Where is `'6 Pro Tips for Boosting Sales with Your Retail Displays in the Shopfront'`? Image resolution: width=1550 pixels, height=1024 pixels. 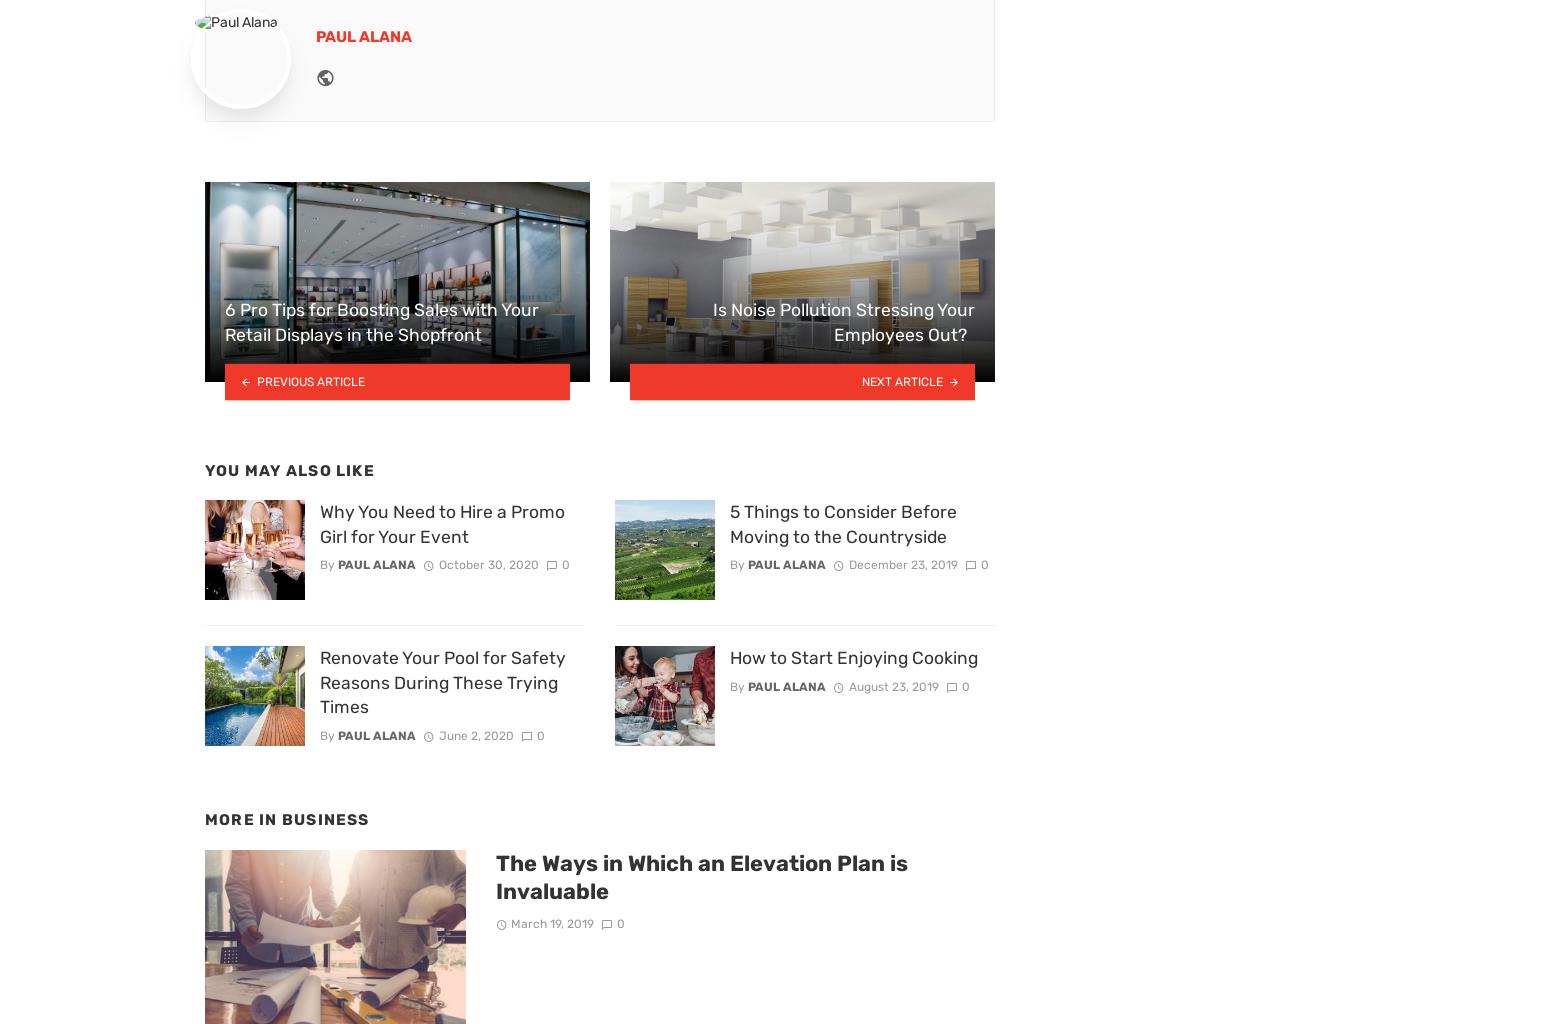
'6 Pro Tips for Boosting Sales with Your Retail Displays in the Shopfront' is located at coordinates (381, 321).